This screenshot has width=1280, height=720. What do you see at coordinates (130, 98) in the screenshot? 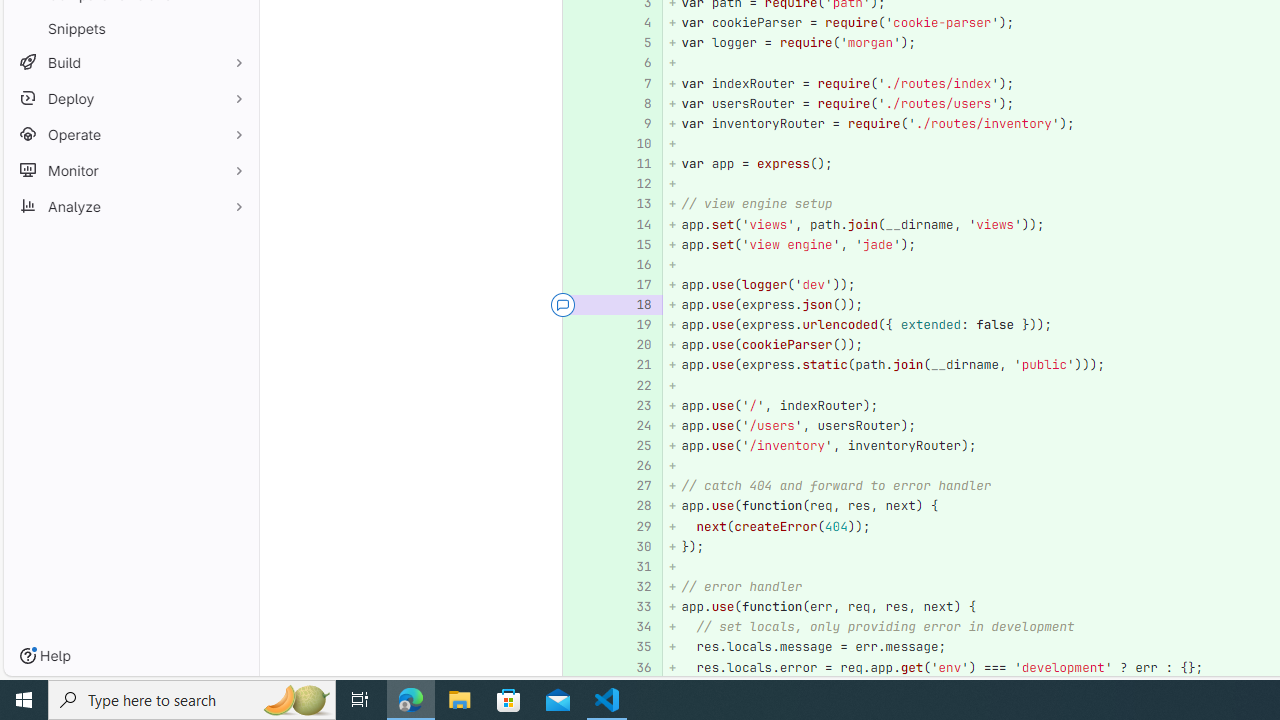
I see `'Deploy'` at bounding box center [130, 98].